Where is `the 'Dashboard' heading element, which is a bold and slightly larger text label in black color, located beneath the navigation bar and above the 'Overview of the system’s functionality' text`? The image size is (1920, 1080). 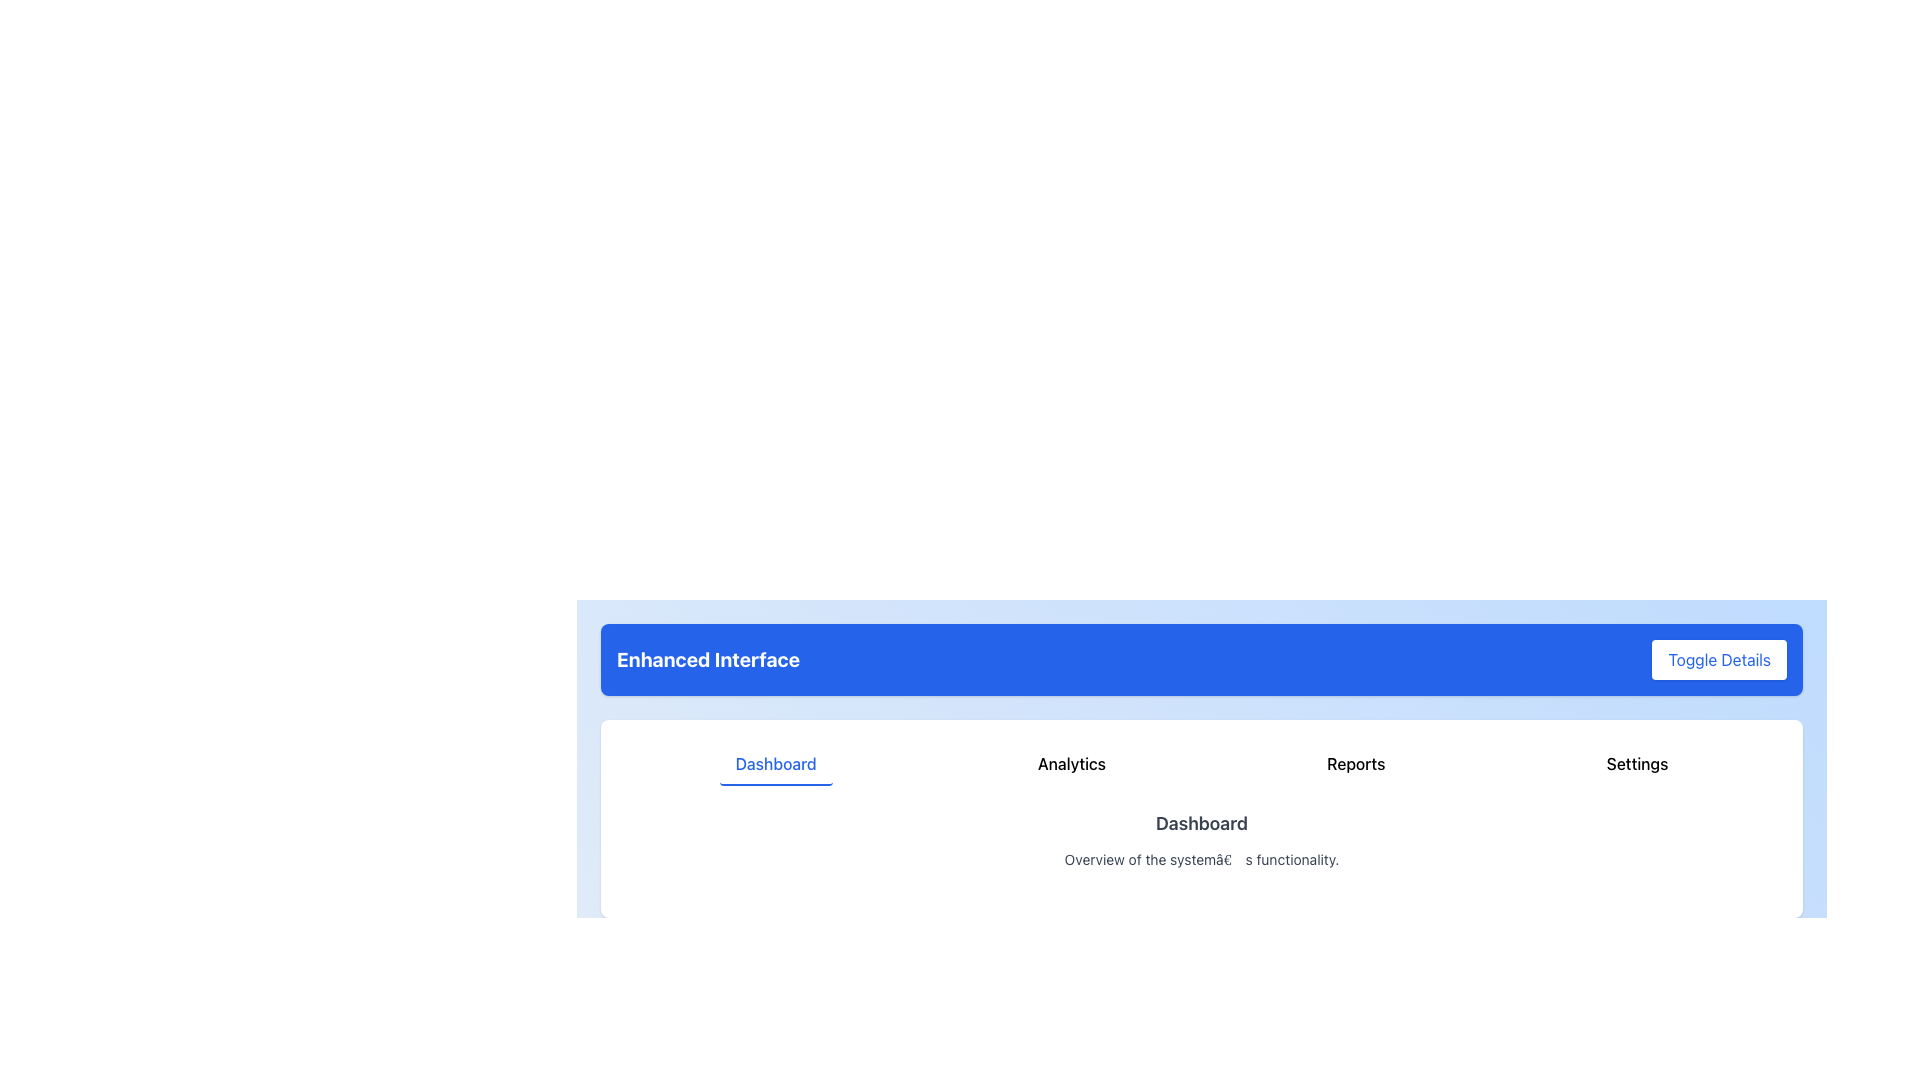 the 'Dashboard' heading element, which is a bold and slightly larger text label in black color, located beneath the navigation bar and above the 'Overview of the system’s functionality' text is located at coordinates (1200, 824).